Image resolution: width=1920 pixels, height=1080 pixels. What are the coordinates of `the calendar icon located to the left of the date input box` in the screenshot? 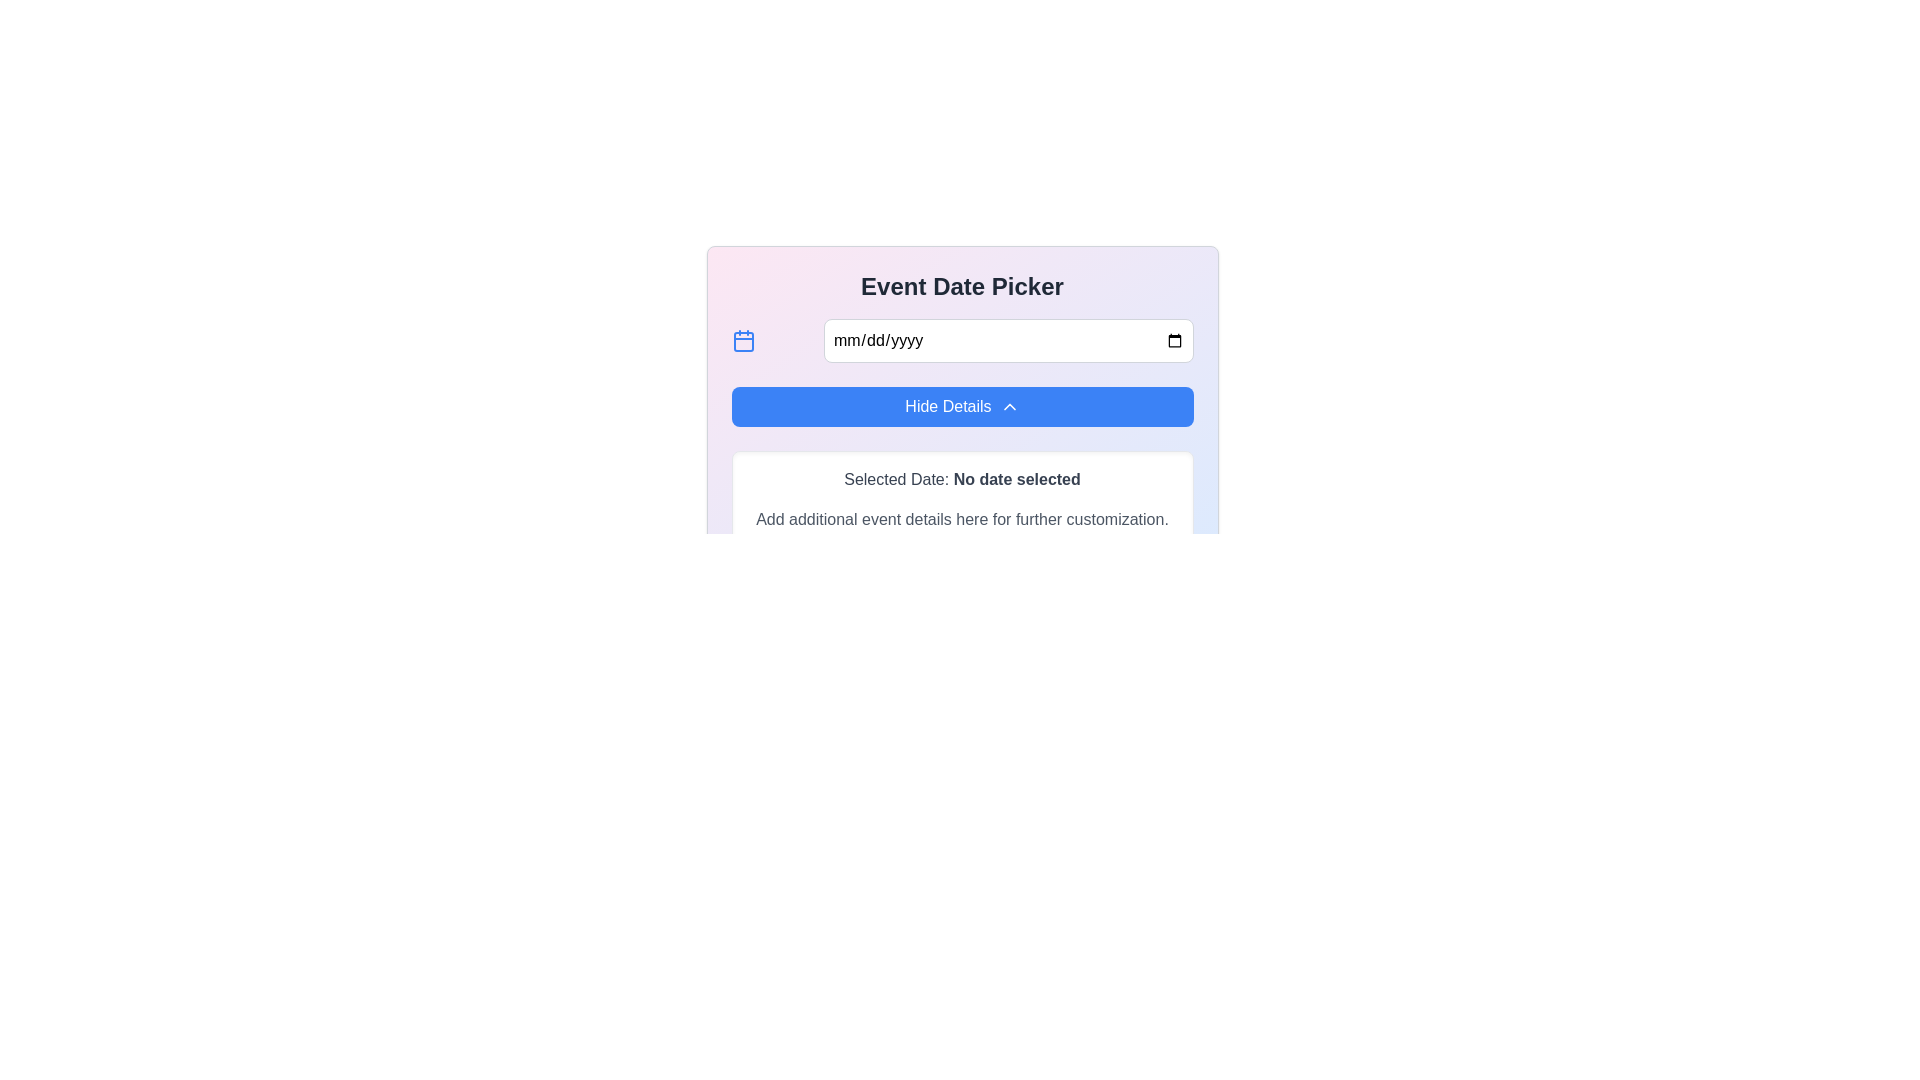 It's located at (742, 339).